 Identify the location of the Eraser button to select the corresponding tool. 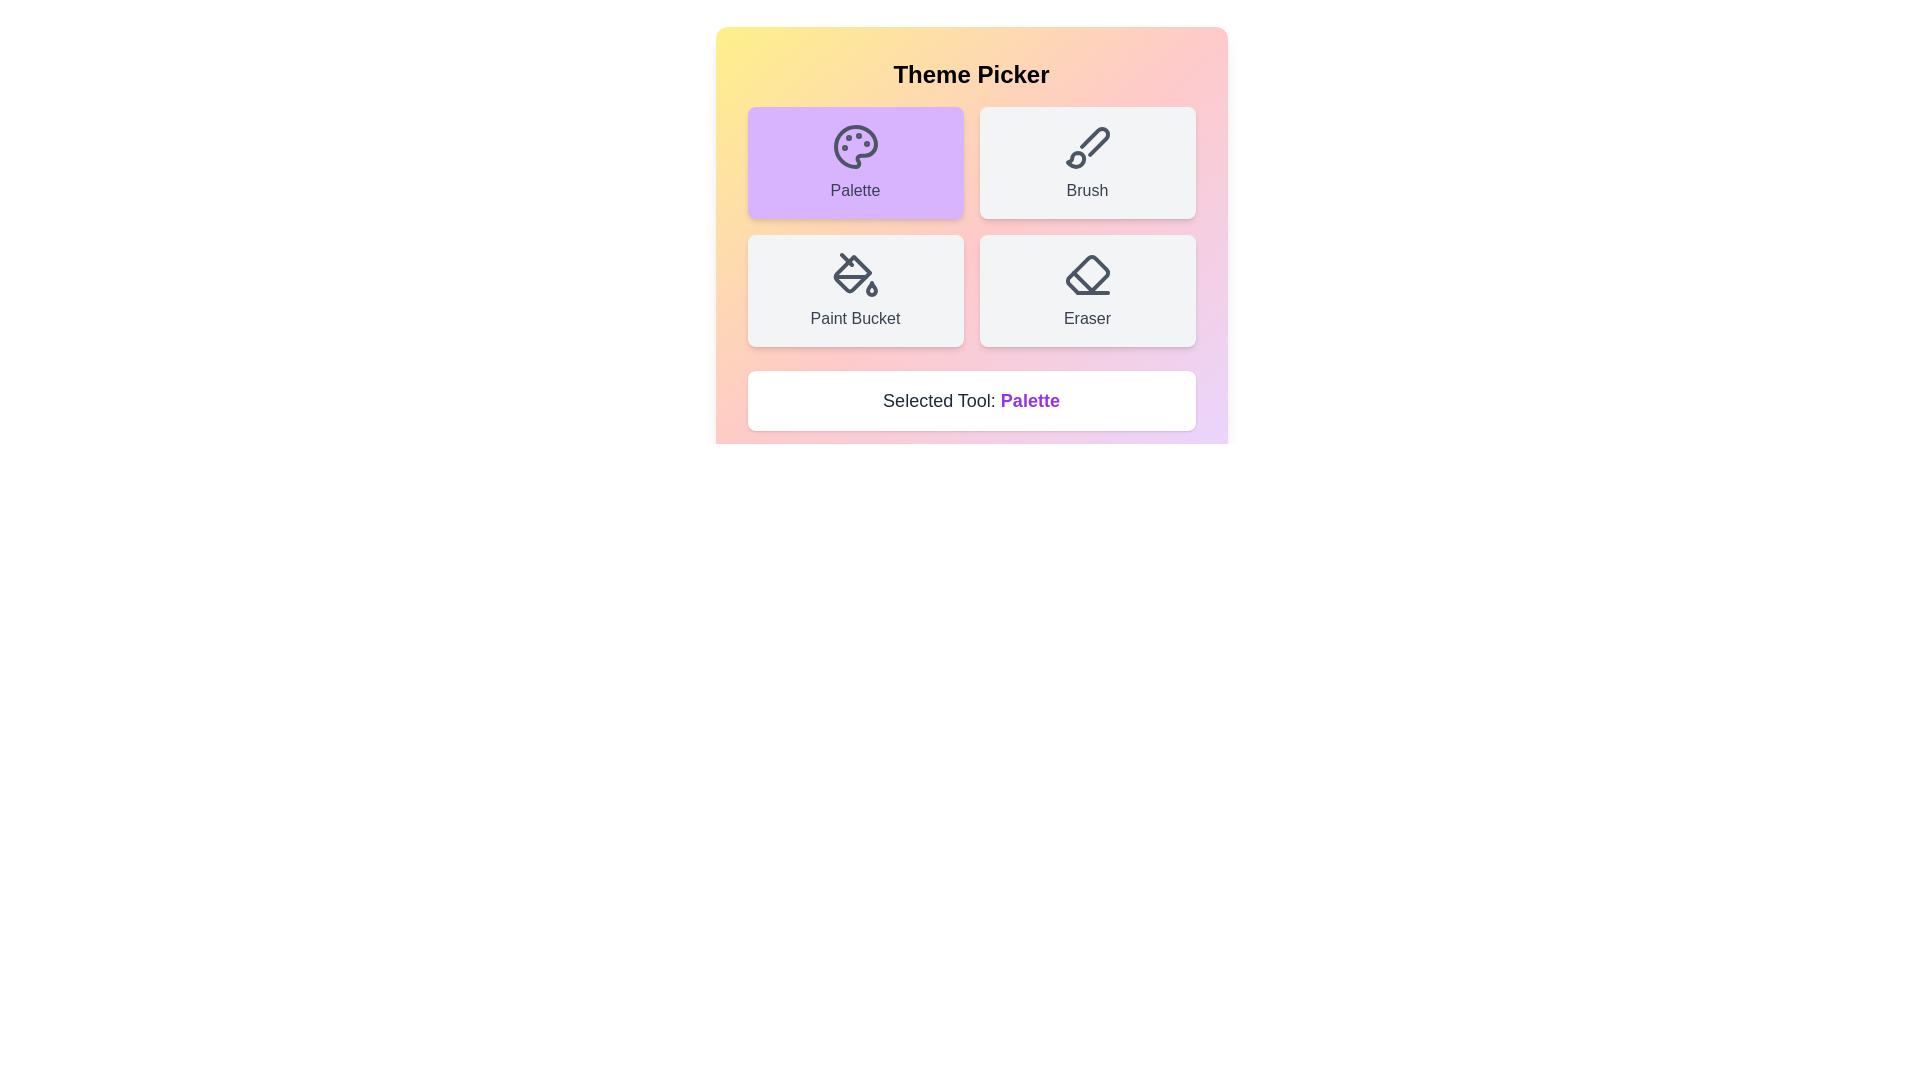
(1086, 290).